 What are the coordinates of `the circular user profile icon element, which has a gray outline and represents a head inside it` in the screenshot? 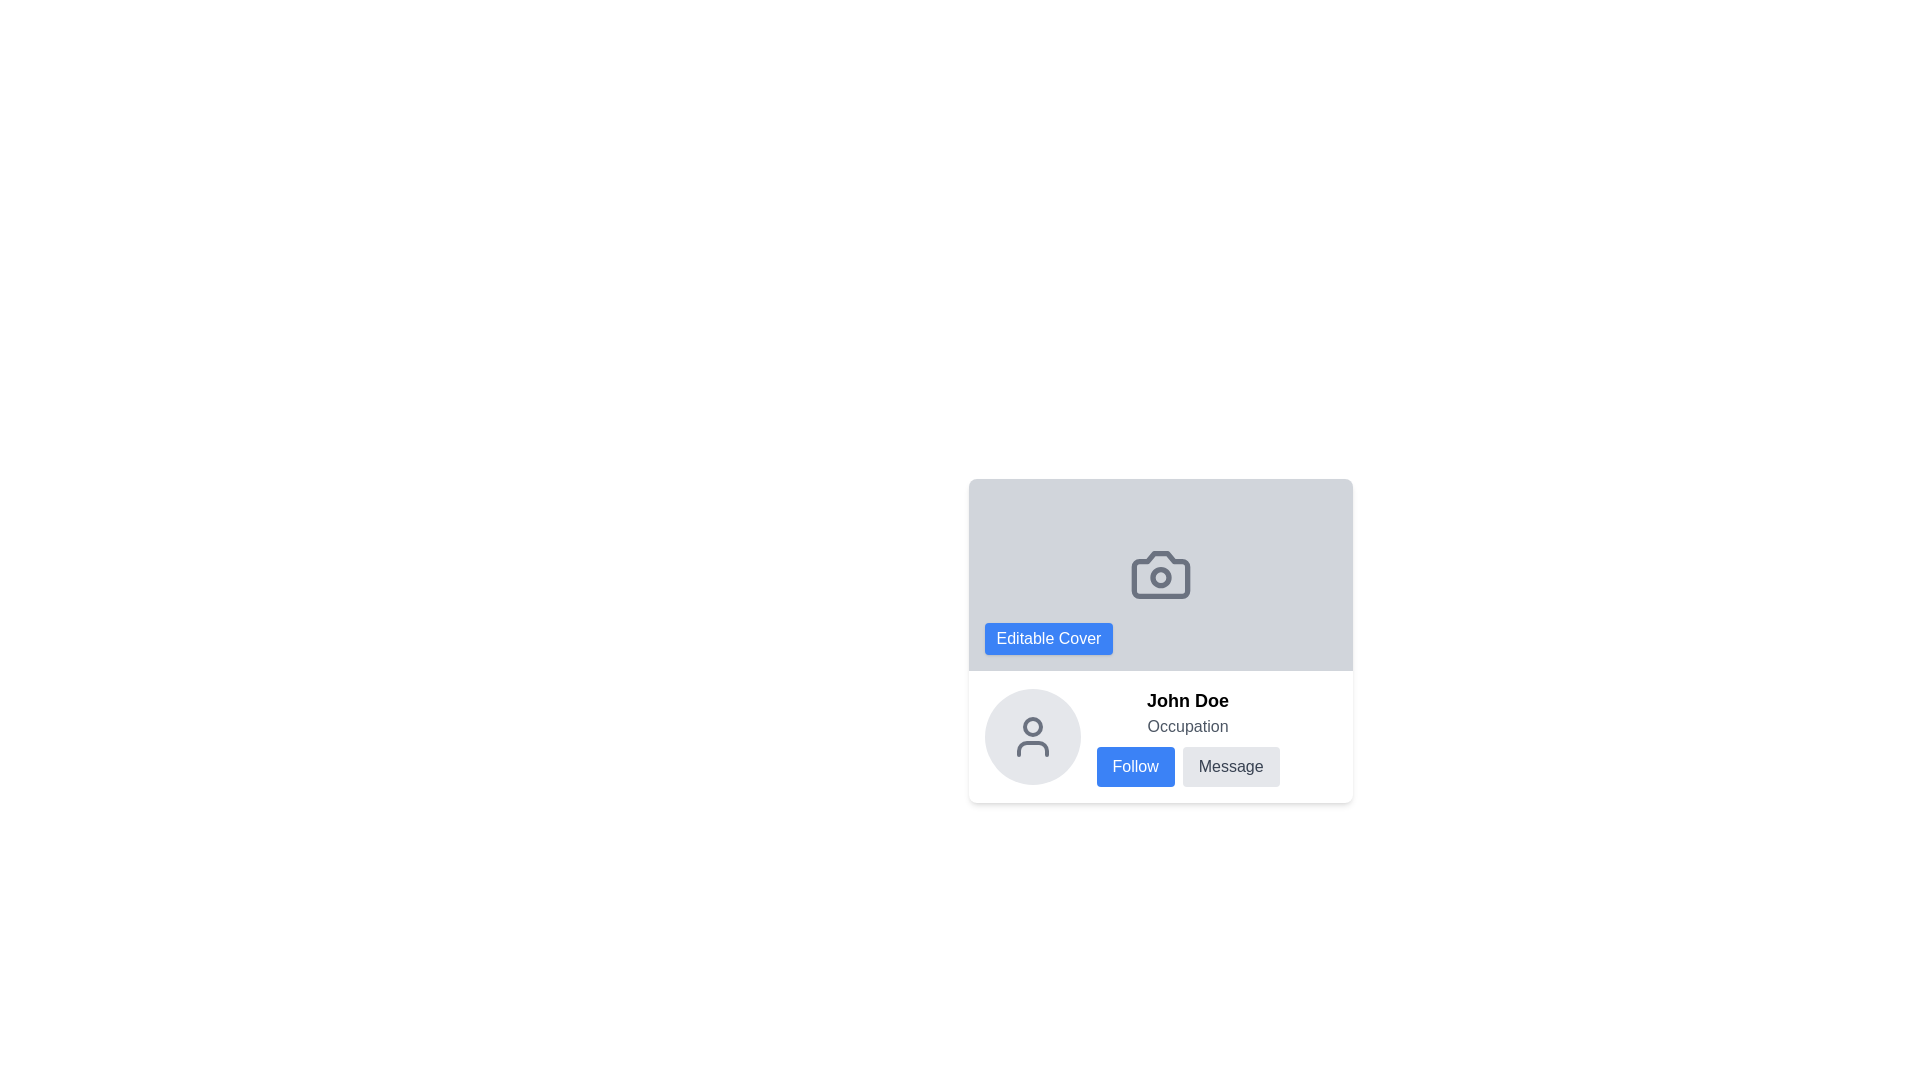 It's located at (1032, 726).